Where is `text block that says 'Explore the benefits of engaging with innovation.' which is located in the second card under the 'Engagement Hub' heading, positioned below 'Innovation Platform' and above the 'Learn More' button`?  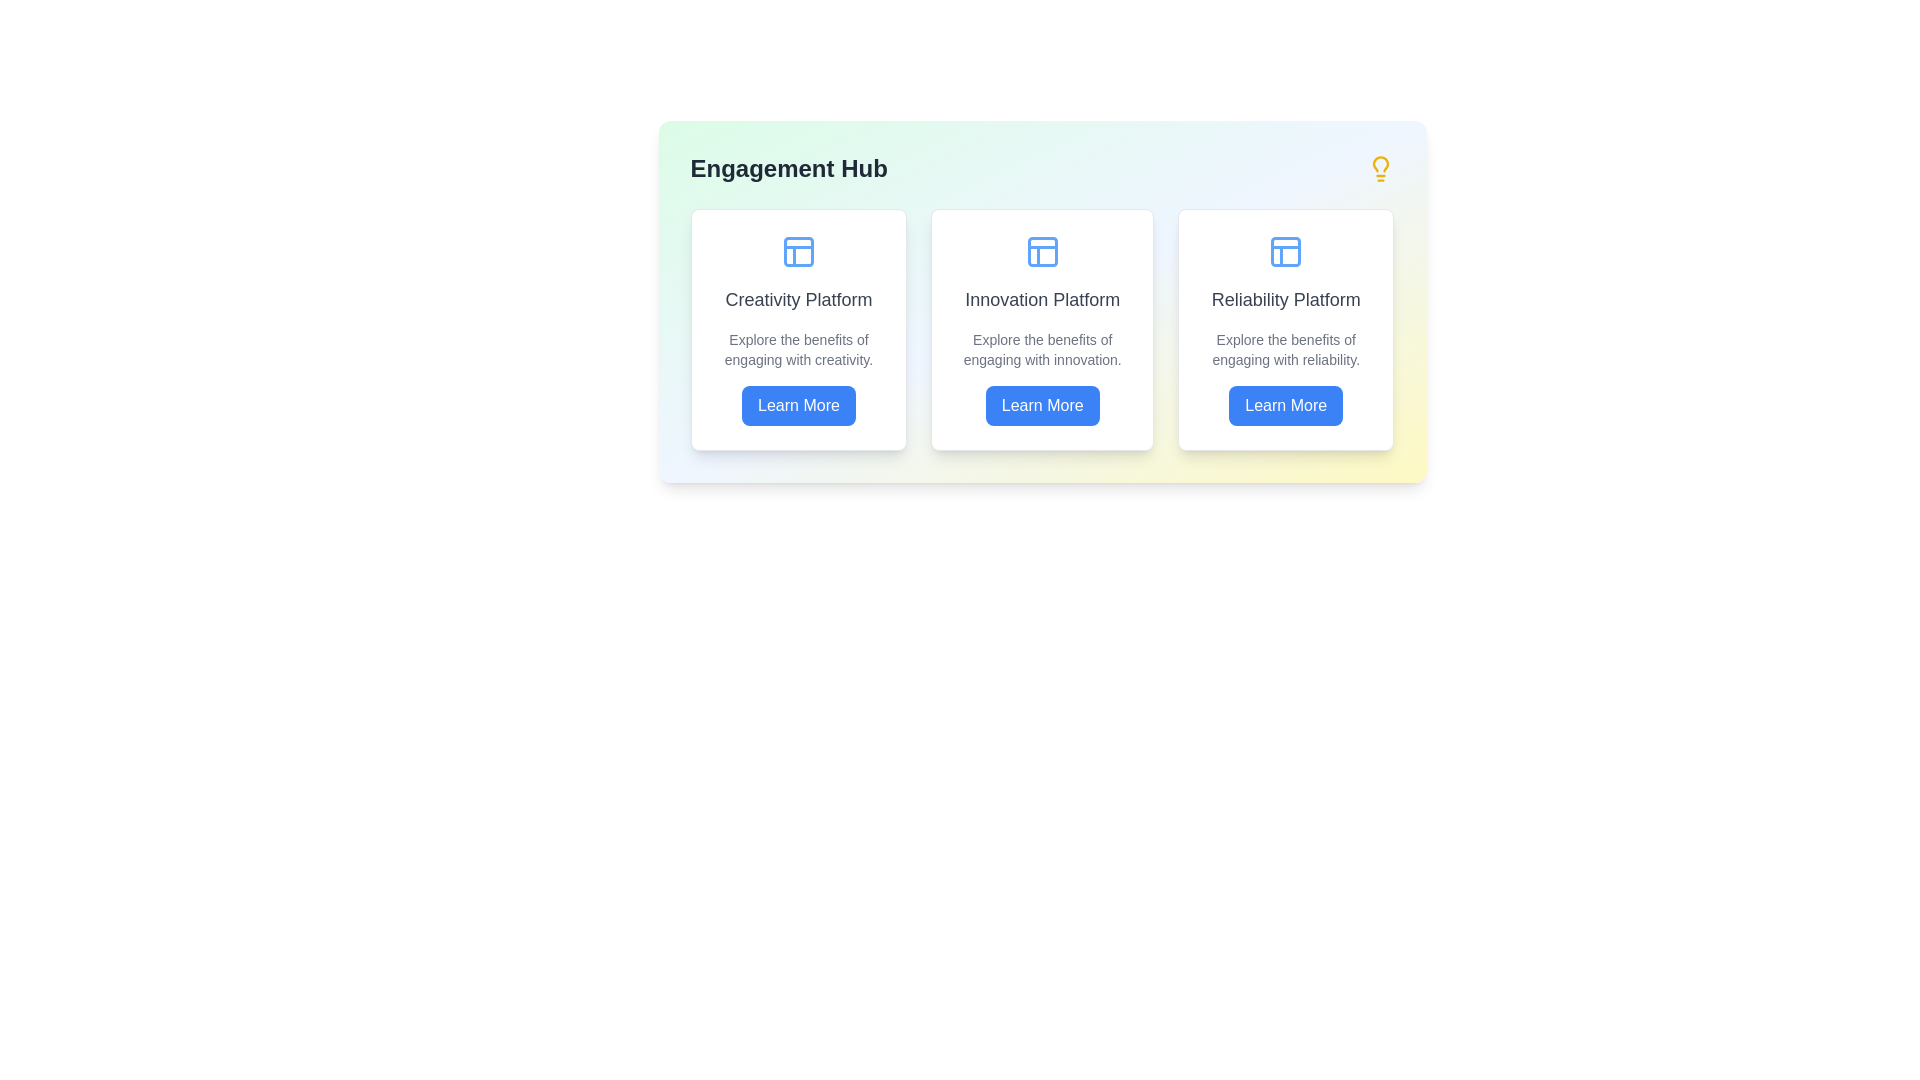
text block that says 'Explore the benefits of engaging with innovation.' which is located in the second card under the 'Engagement Hub' heading, positioned below 'Innovation Platform' and above the 'Learn More' button is located at coordinates (1041, 349).